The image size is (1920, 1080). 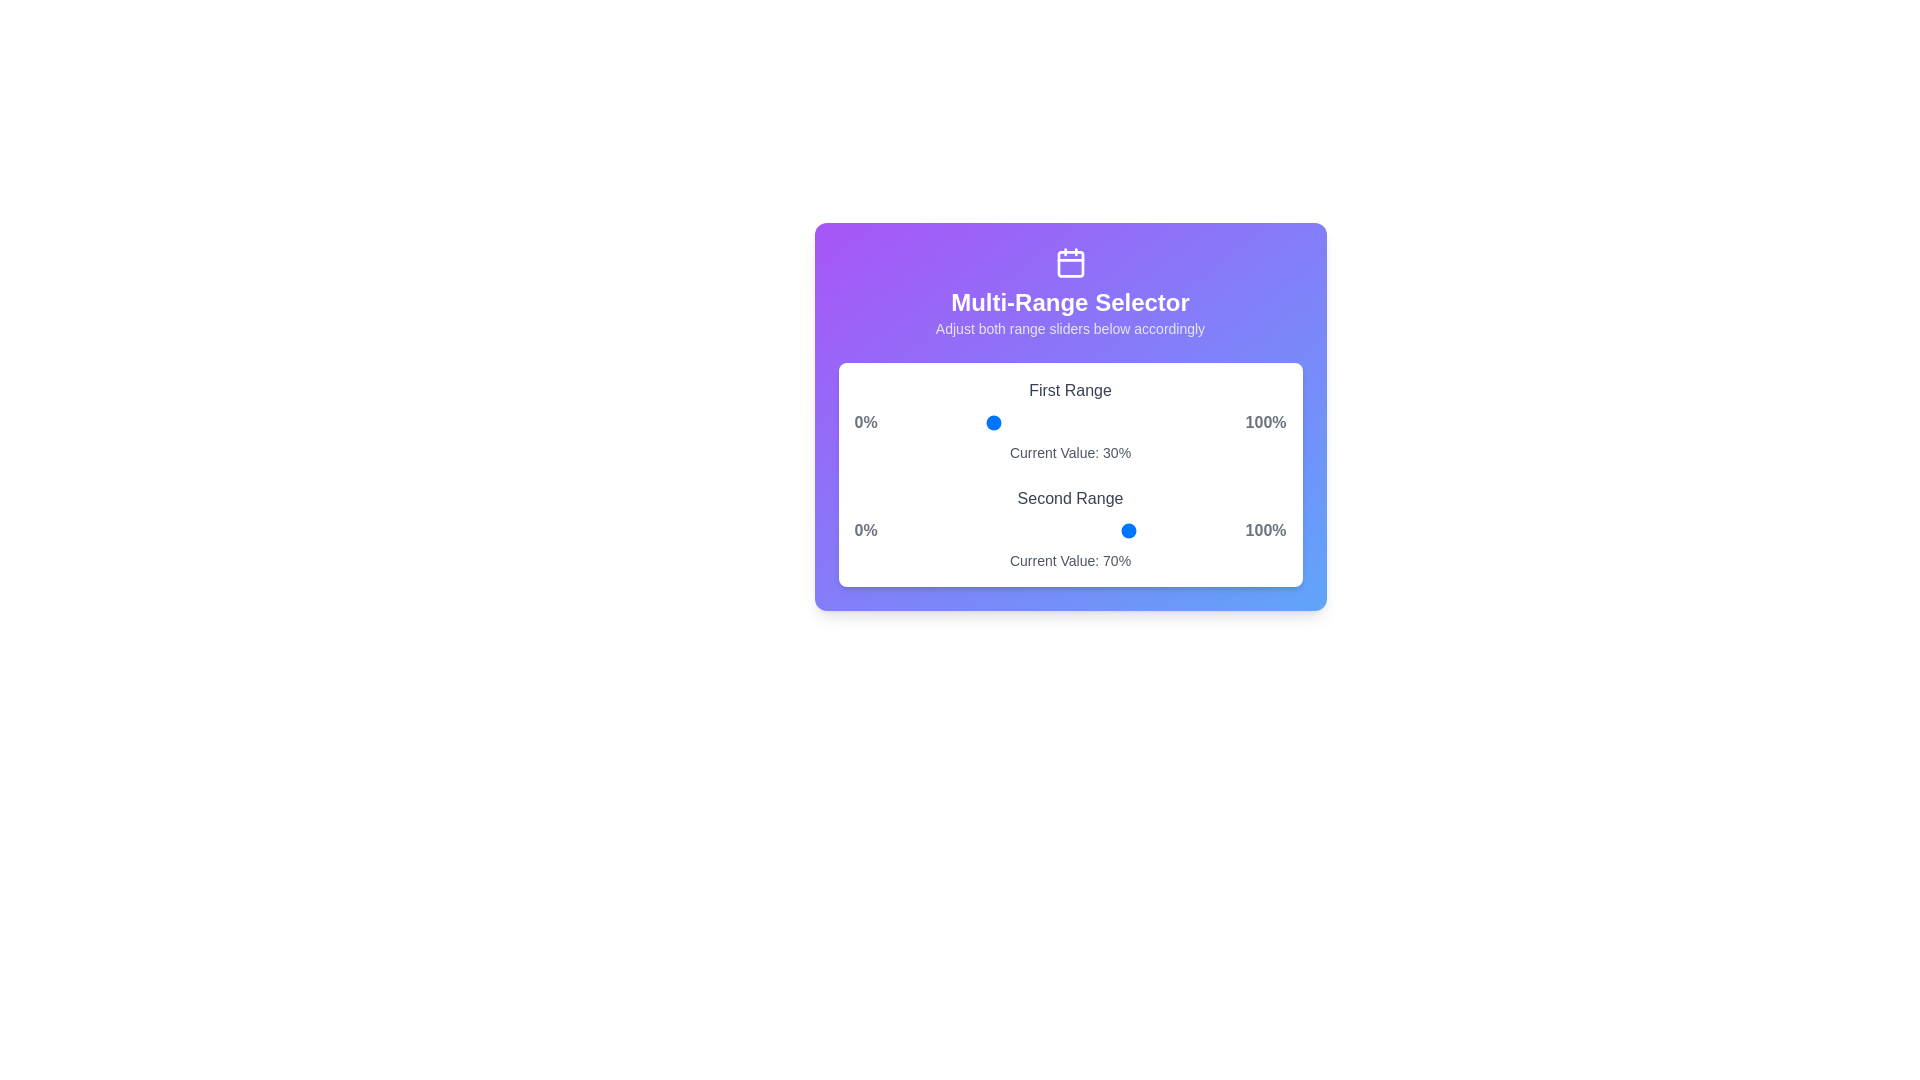 I want to click on the second slider range, so click(x=970, y=530).